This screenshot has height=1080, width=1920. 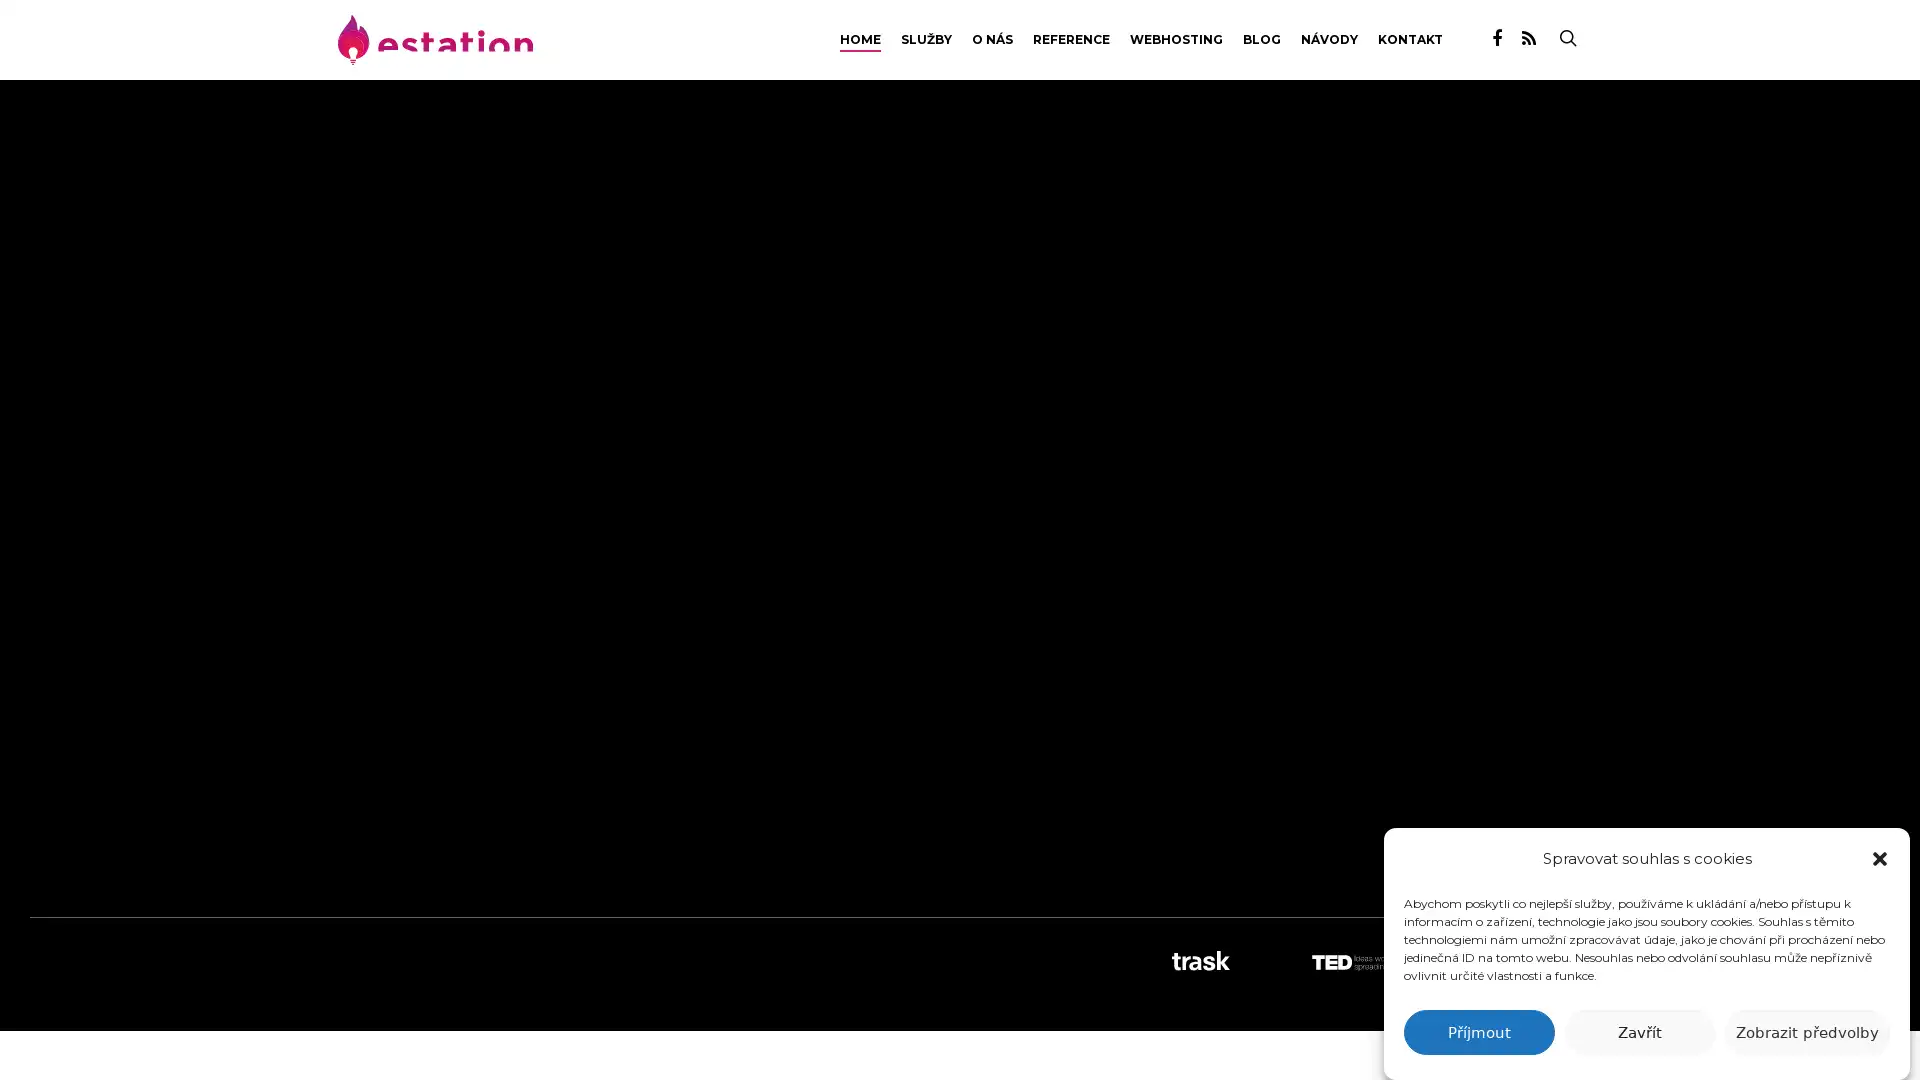 What do you see at coordinates (1478, 1032) in the screenshot?
I see `Prijmout` at bounding box center [1478, 1032].